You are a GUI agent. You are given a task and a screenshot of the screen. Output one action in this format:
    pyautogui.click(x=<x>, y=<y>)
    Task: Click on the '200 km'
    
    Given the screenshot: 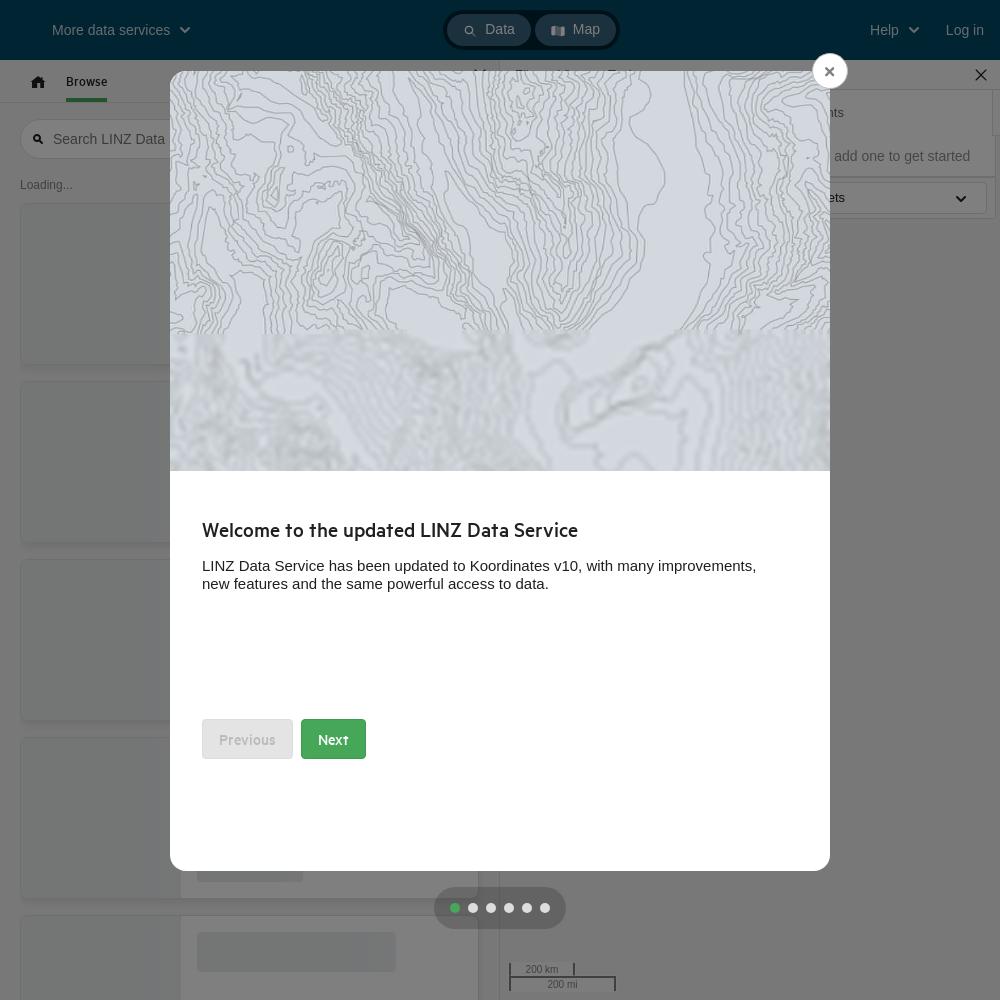 What is the action you would take?
    pyautogui.click(x=541, y=968)
    